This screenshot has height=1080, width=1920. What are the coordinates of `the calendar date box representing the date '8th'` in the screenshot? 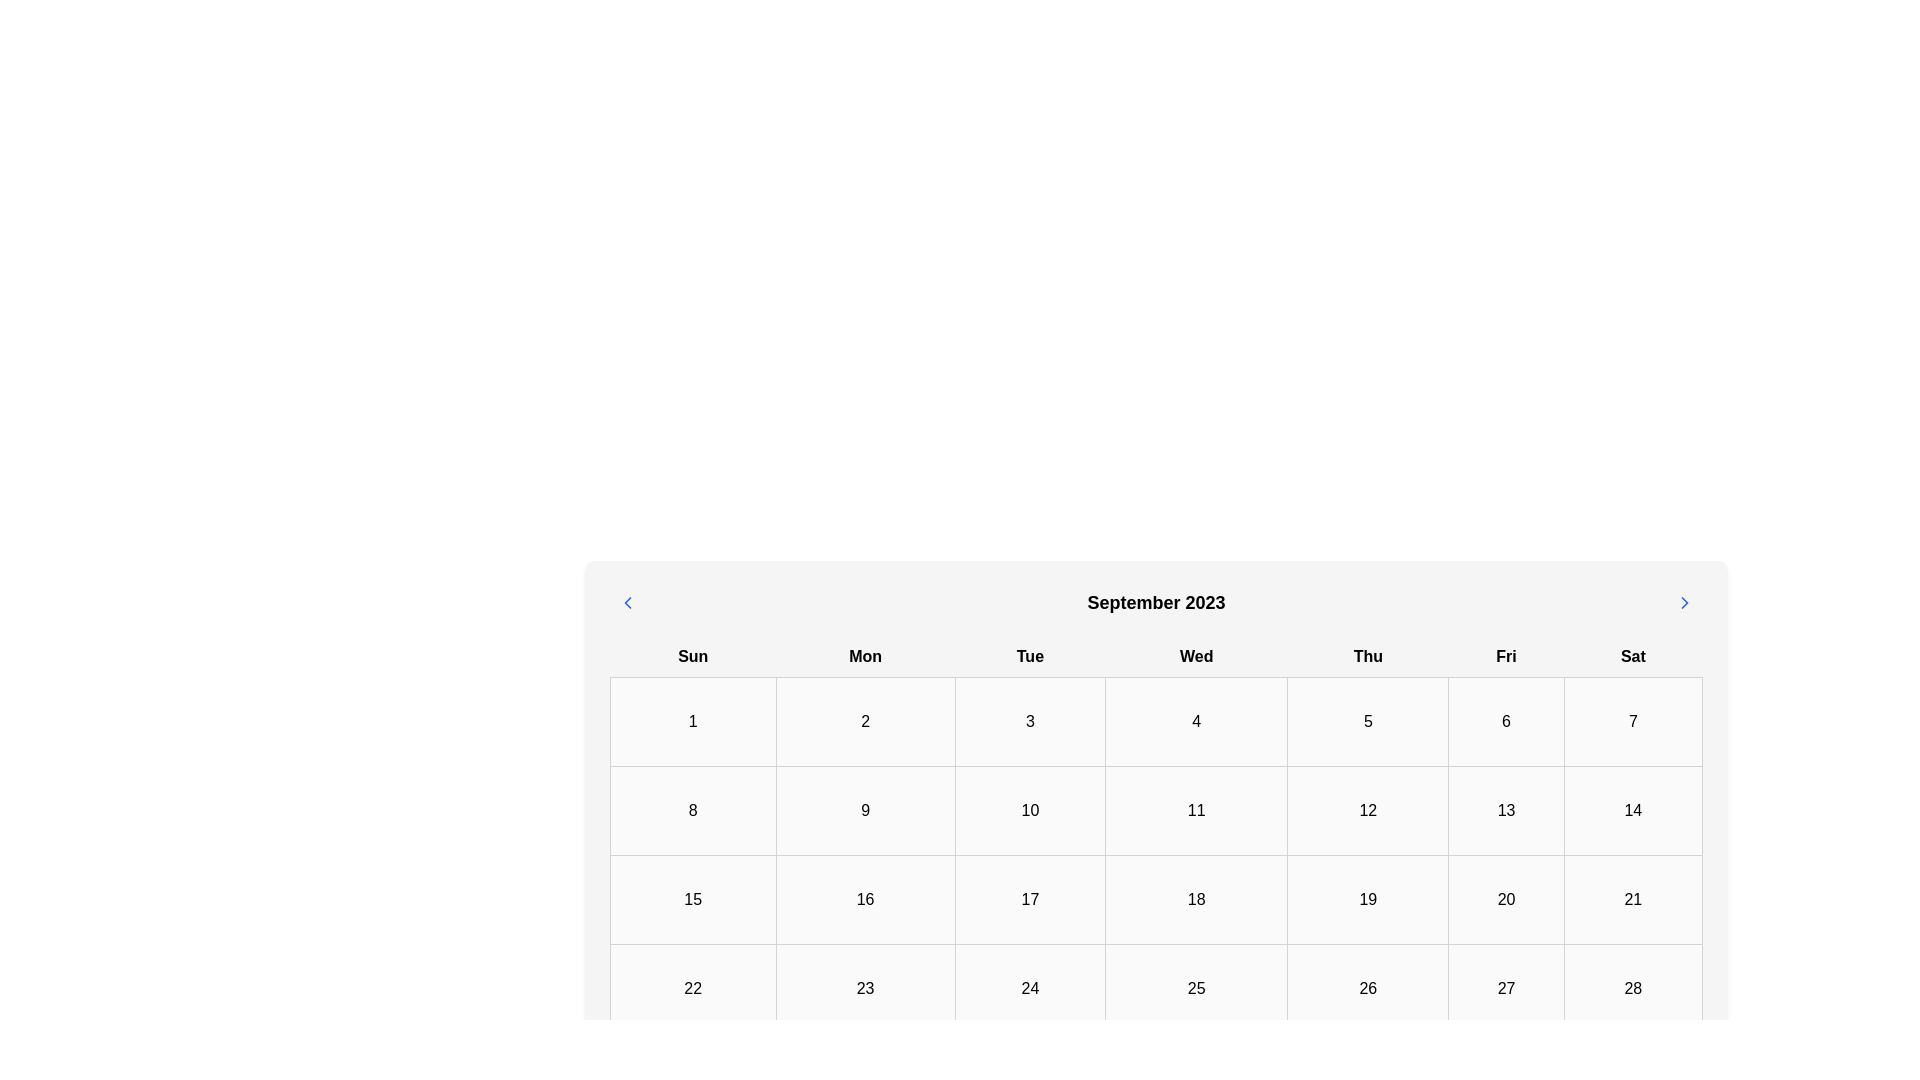 It's located at (693, 810).